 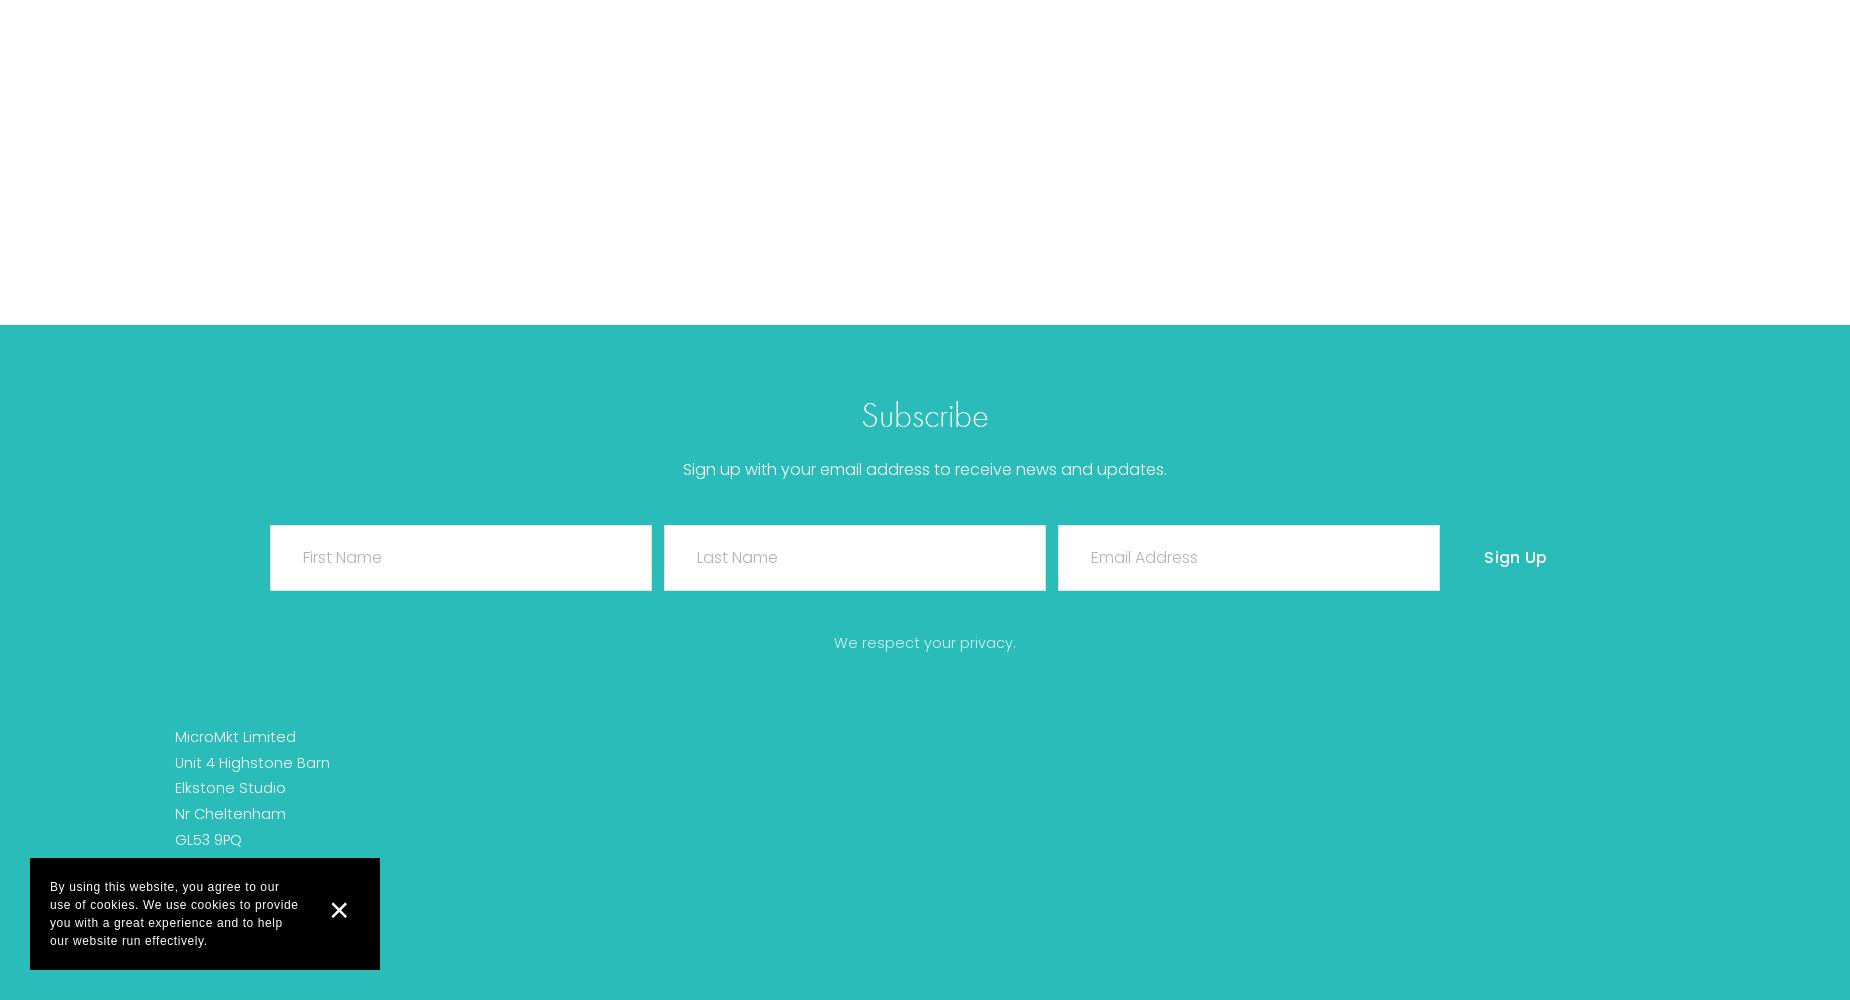 What do you see at coordinates (925, 326) in the screenshot?
I see `'Sign In'` at bounding box center [925, 326].